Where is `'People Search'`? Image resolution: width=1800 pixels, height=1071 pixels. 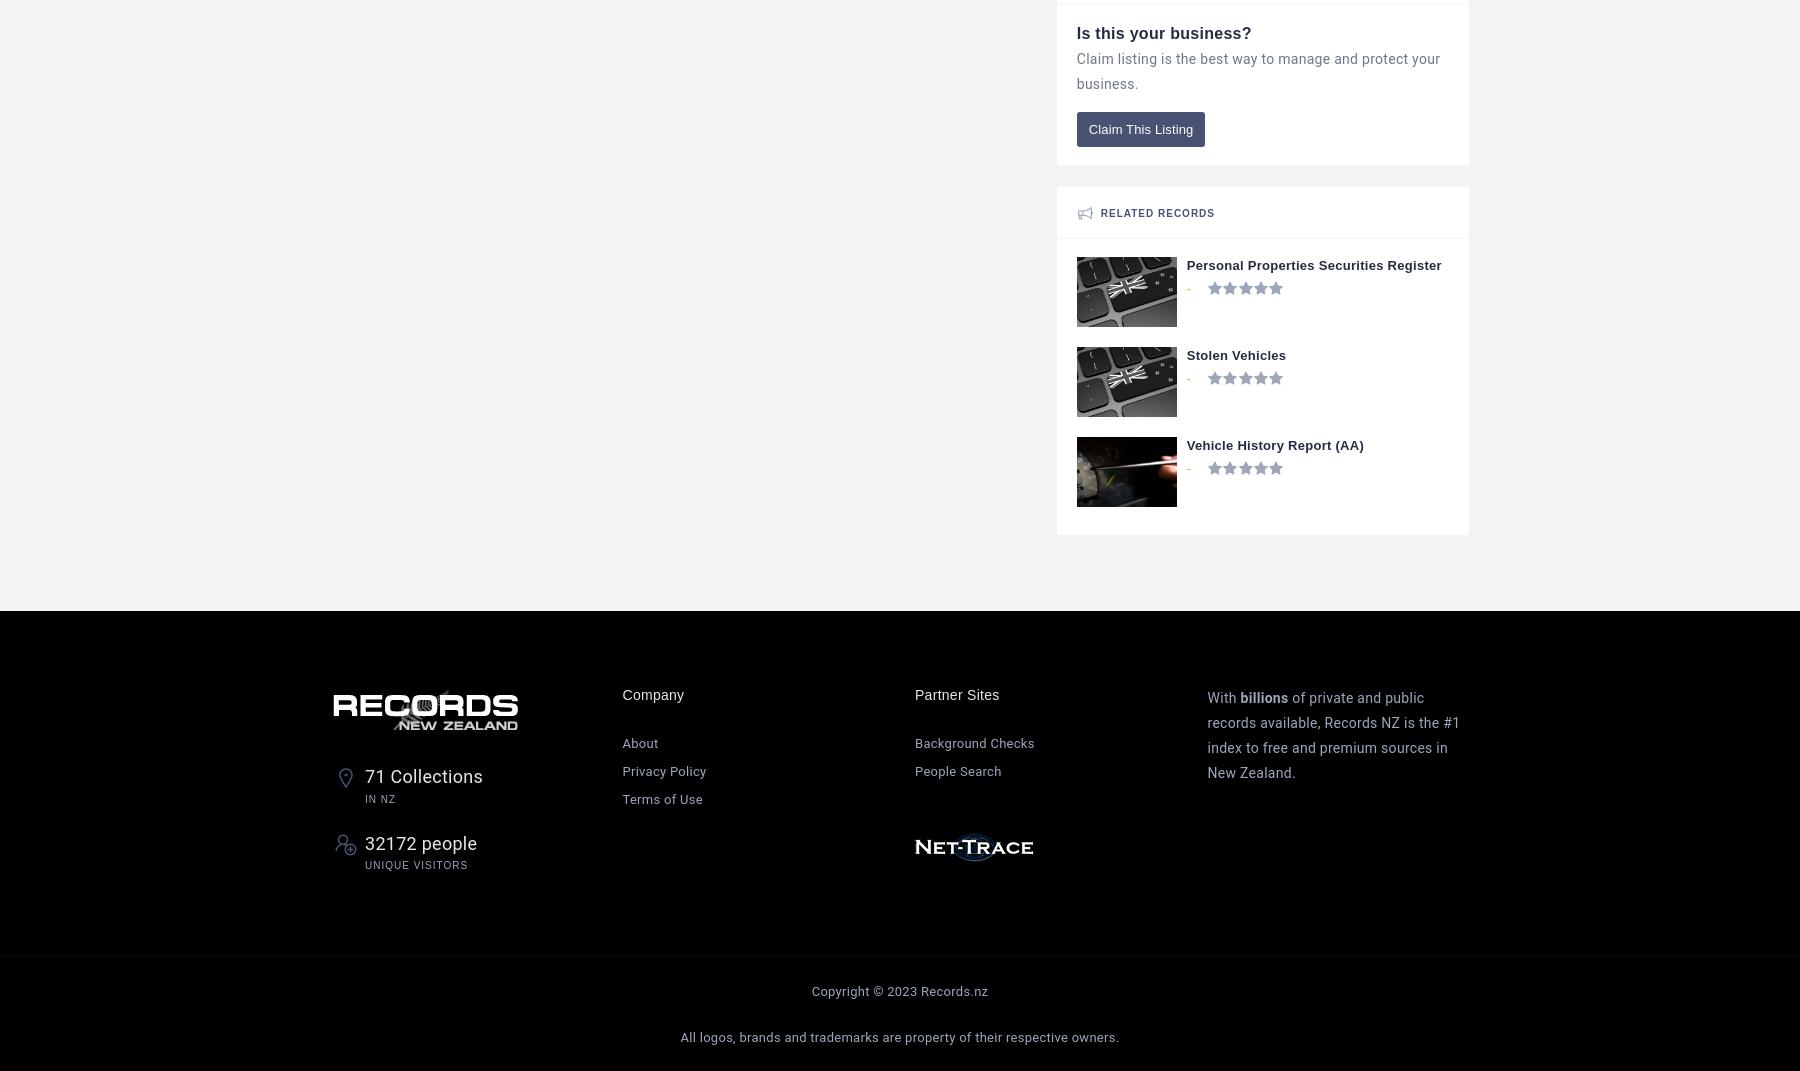 'People Search' is located at coordinates (913, 769).